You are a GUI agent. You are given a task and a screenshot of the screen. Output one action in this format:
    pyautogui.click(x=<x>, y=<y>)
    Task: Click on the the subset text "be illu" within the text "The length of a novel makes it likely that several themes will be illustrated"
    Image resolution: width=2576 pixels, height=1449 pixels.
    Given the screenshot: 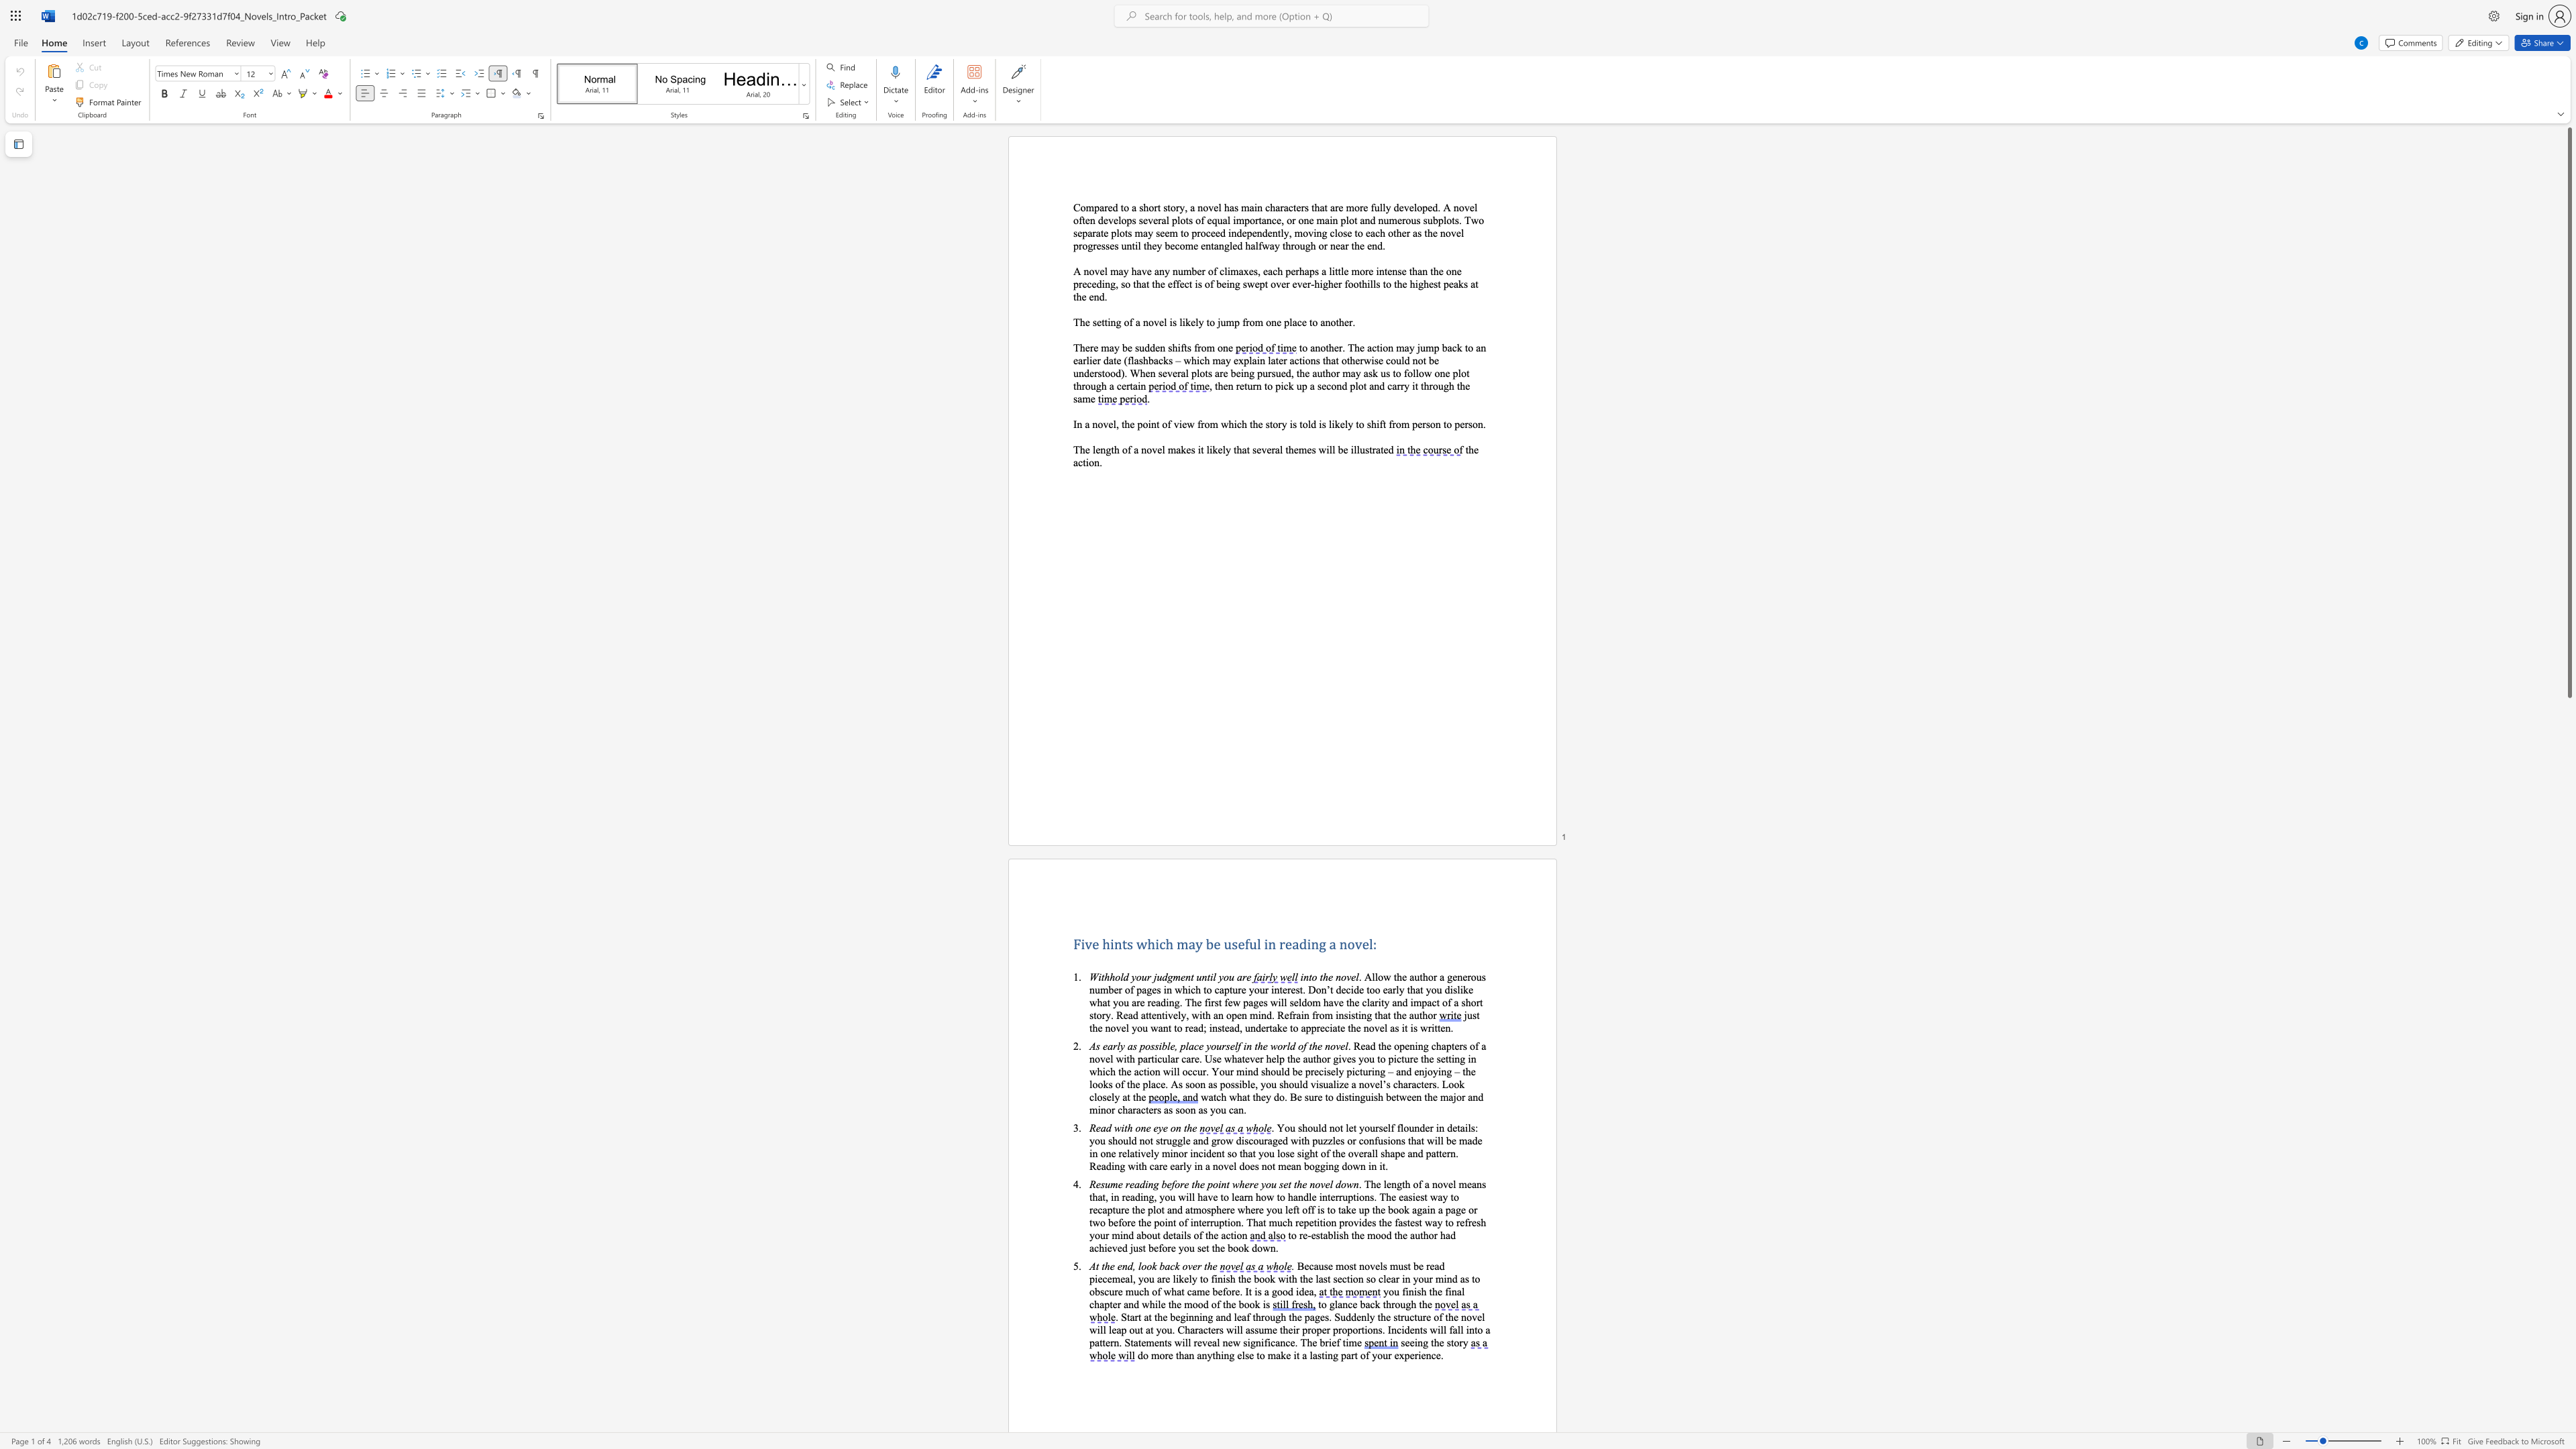 What is the action you would take?
    pyautogui.click(x=1338, y=449)
    